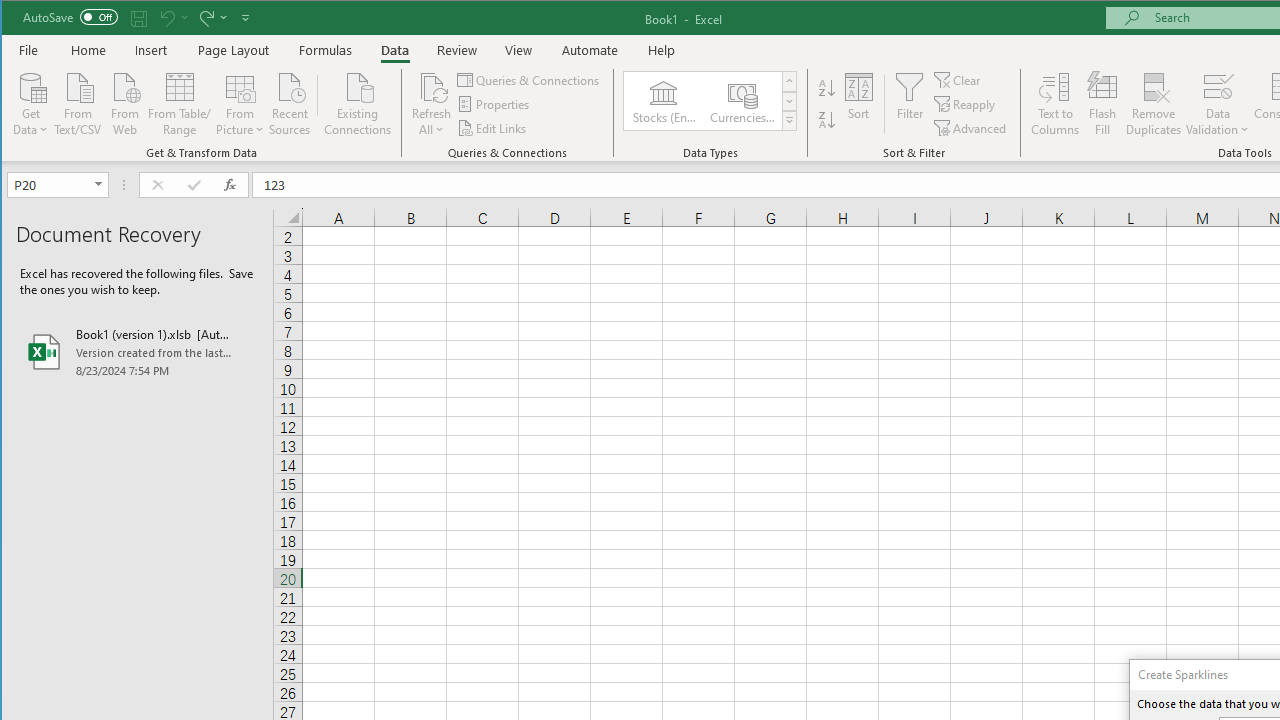 This screenshot has width=1280, height=720. Describe the element at coordinates (455, 49) in the screenshot. I see `'Review'` at that location.